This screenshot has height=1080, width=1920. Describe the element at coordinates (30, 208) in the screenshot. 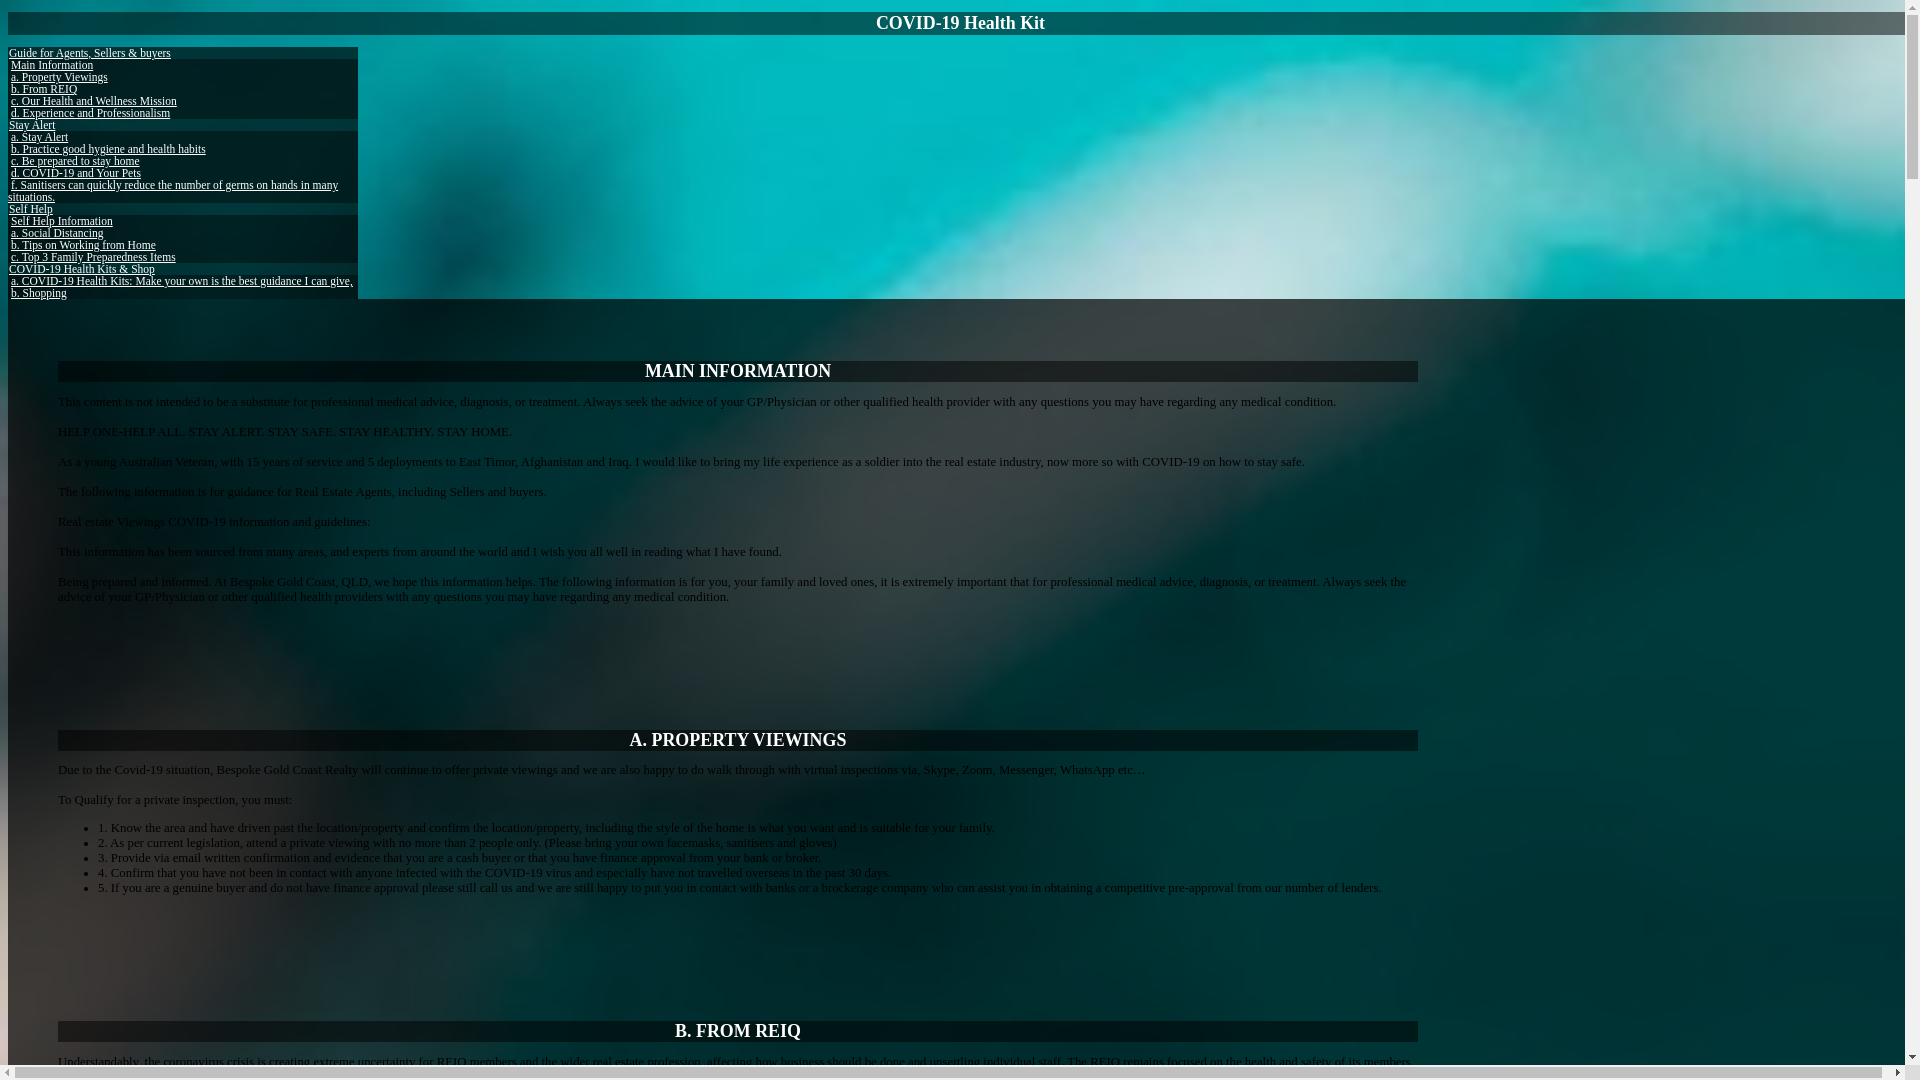

I see `'Self Help'` at that location.